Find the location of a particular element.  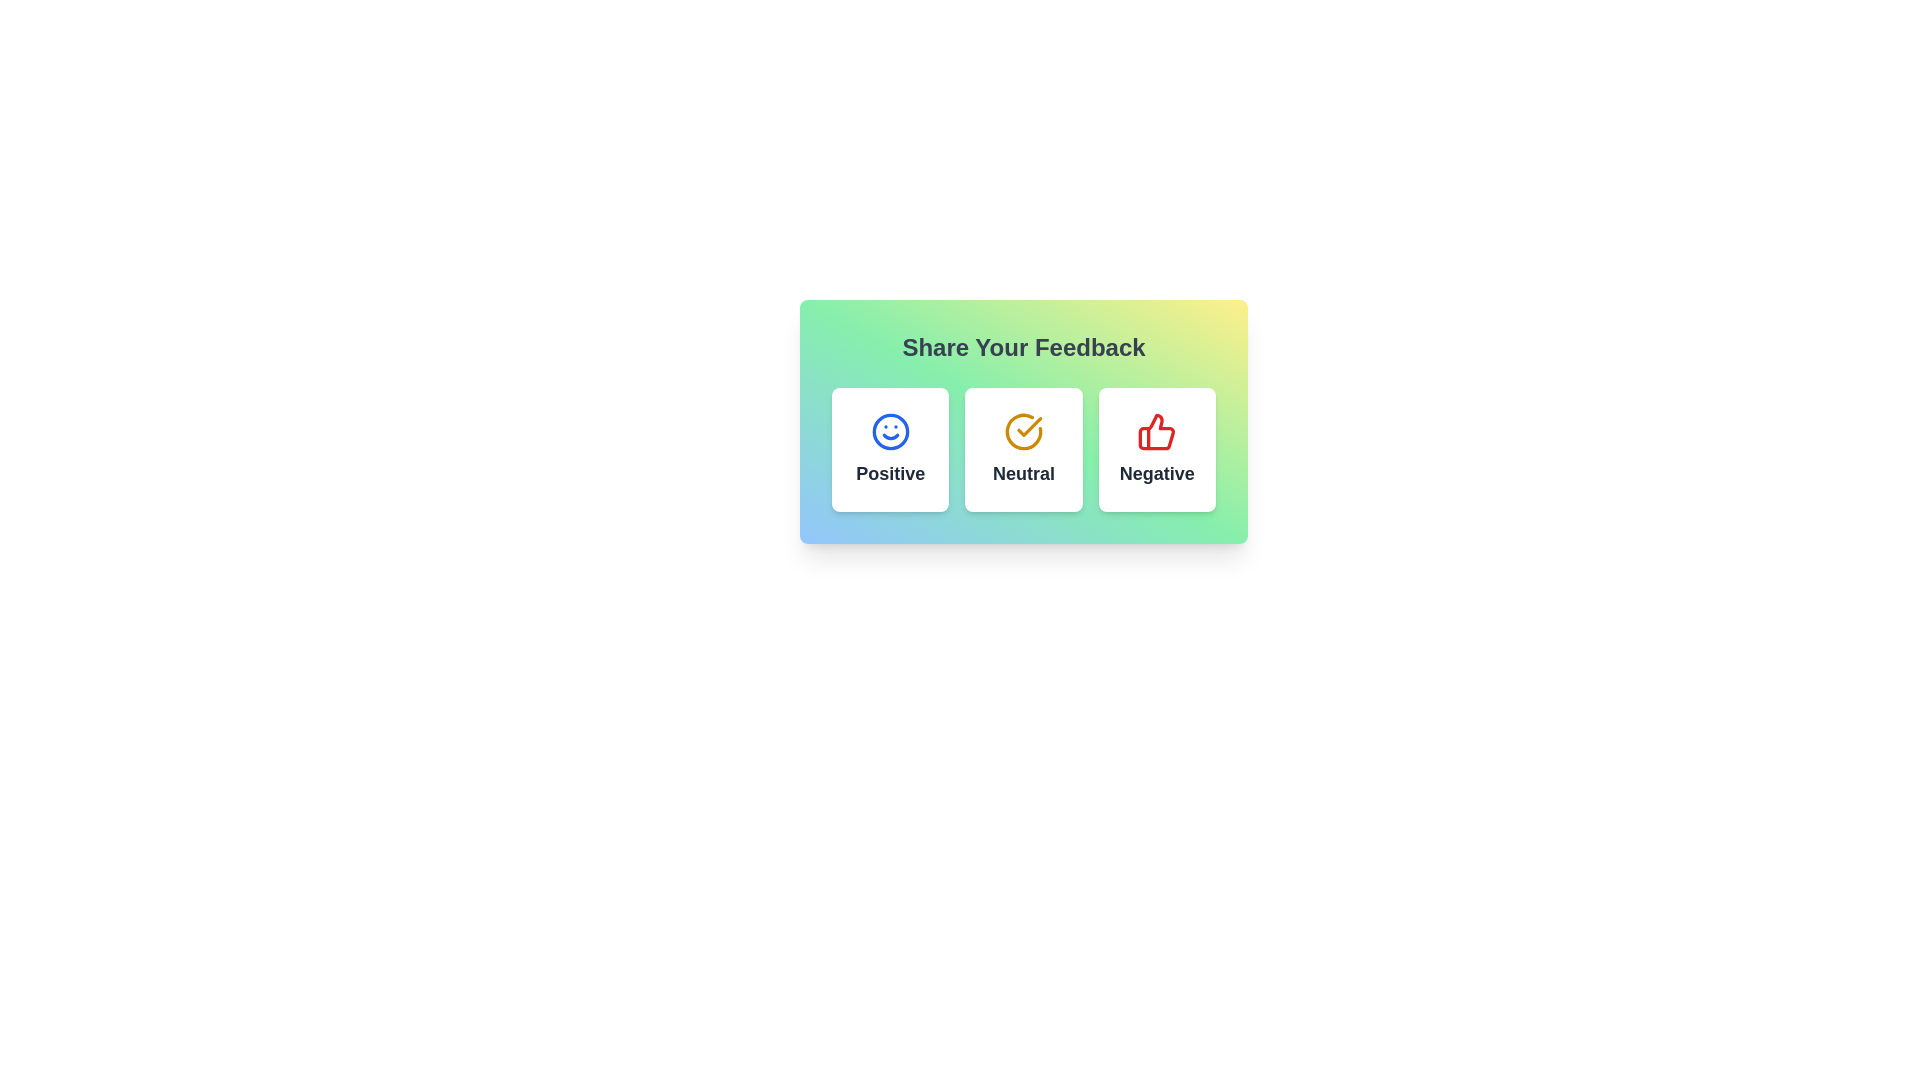

the 'Negative' label styled with a dark gray font, bold, and medium size, located below the thumbs-down icon in the third card from the left in a group of three cards is located at coordinates (1157, 474).